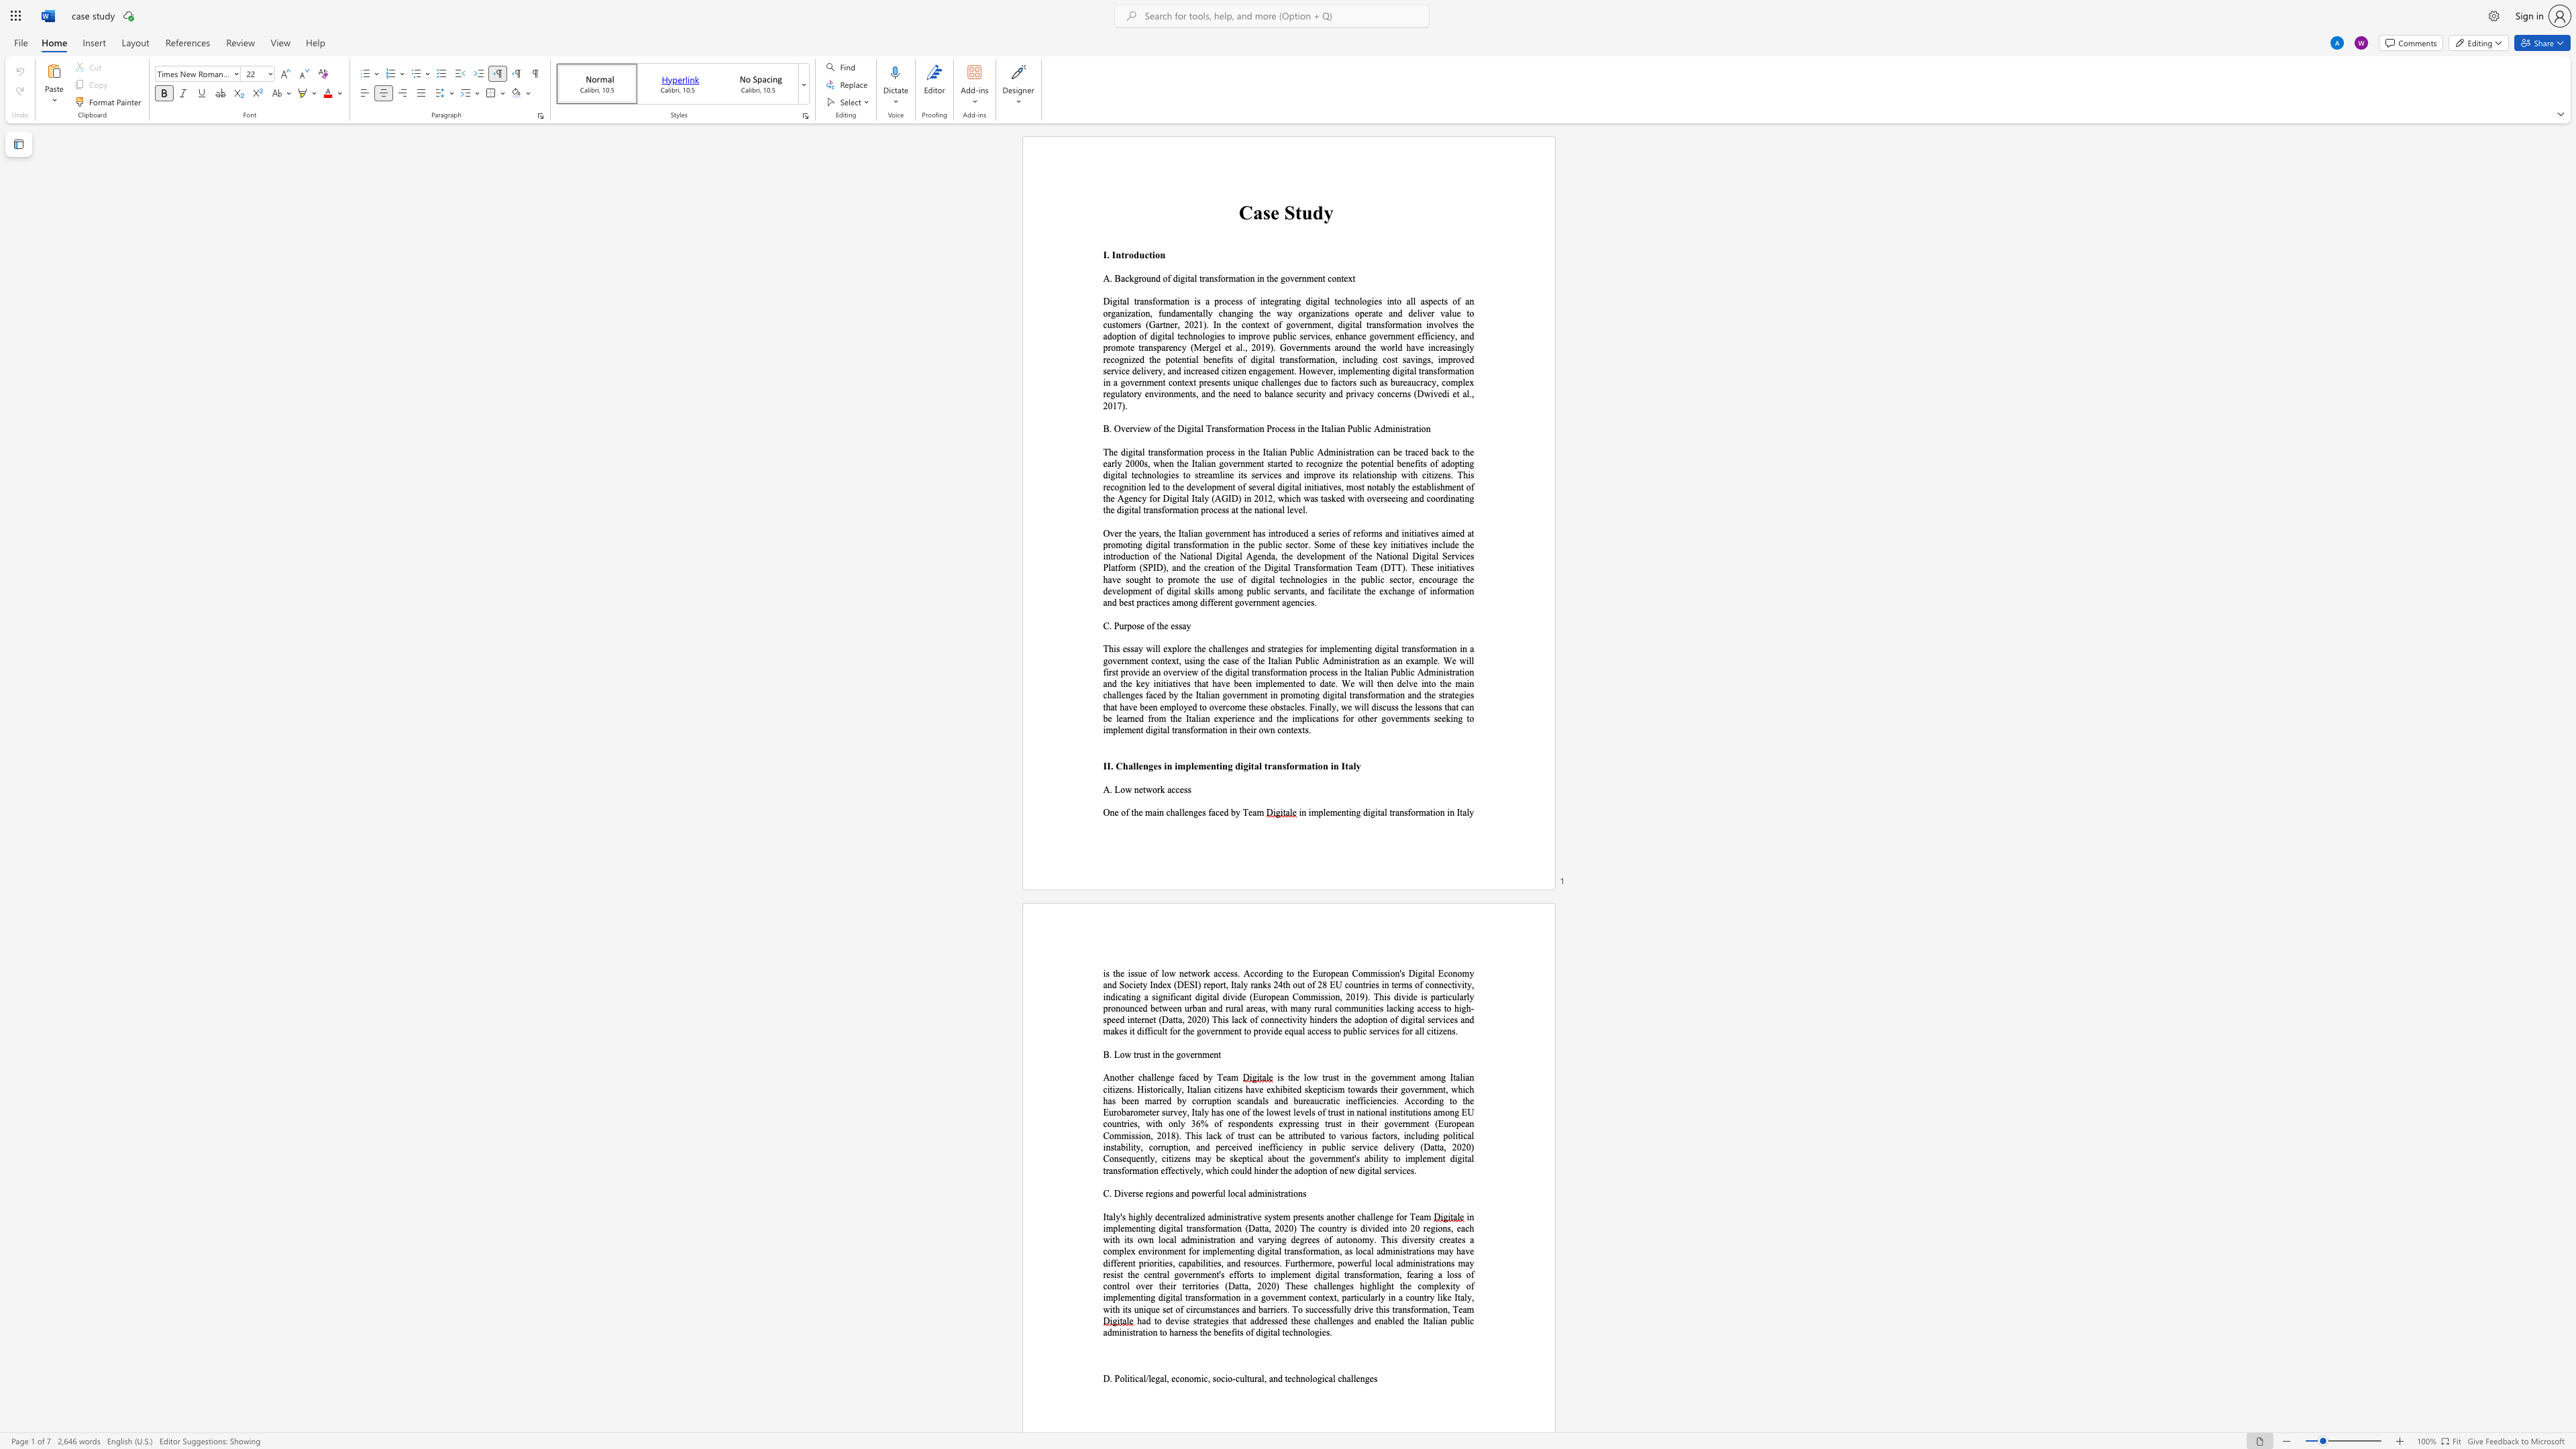  Describe the element at coordinates (1277, 1378) in the screenshot. I see `the subset text "d technologi" within the text "D. Political/legal, economic, socio-cultural, and technological challenges"` at that location.